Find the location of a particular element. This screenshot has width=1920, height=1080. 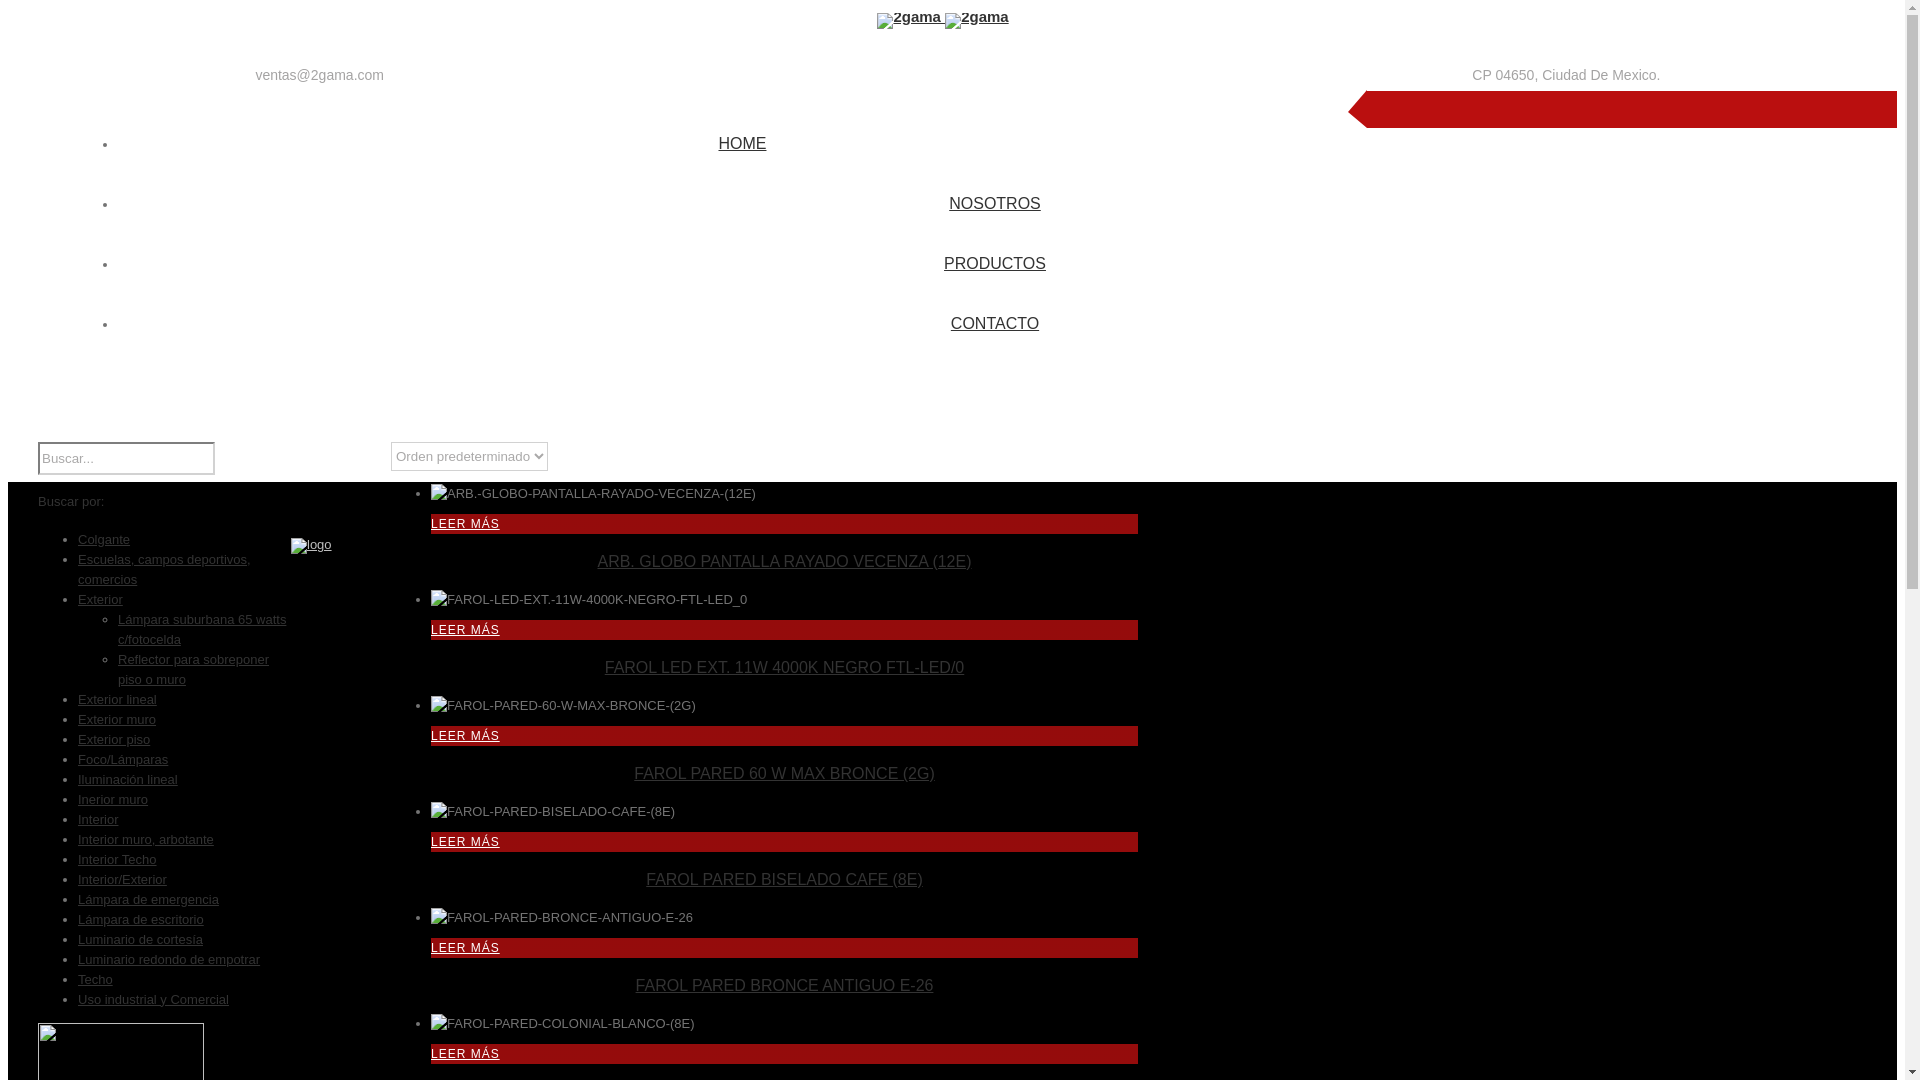

'ARB. GLOBO PANTALLA RAYADO VECENZA (12E)' is located at coordinates (782, 561).